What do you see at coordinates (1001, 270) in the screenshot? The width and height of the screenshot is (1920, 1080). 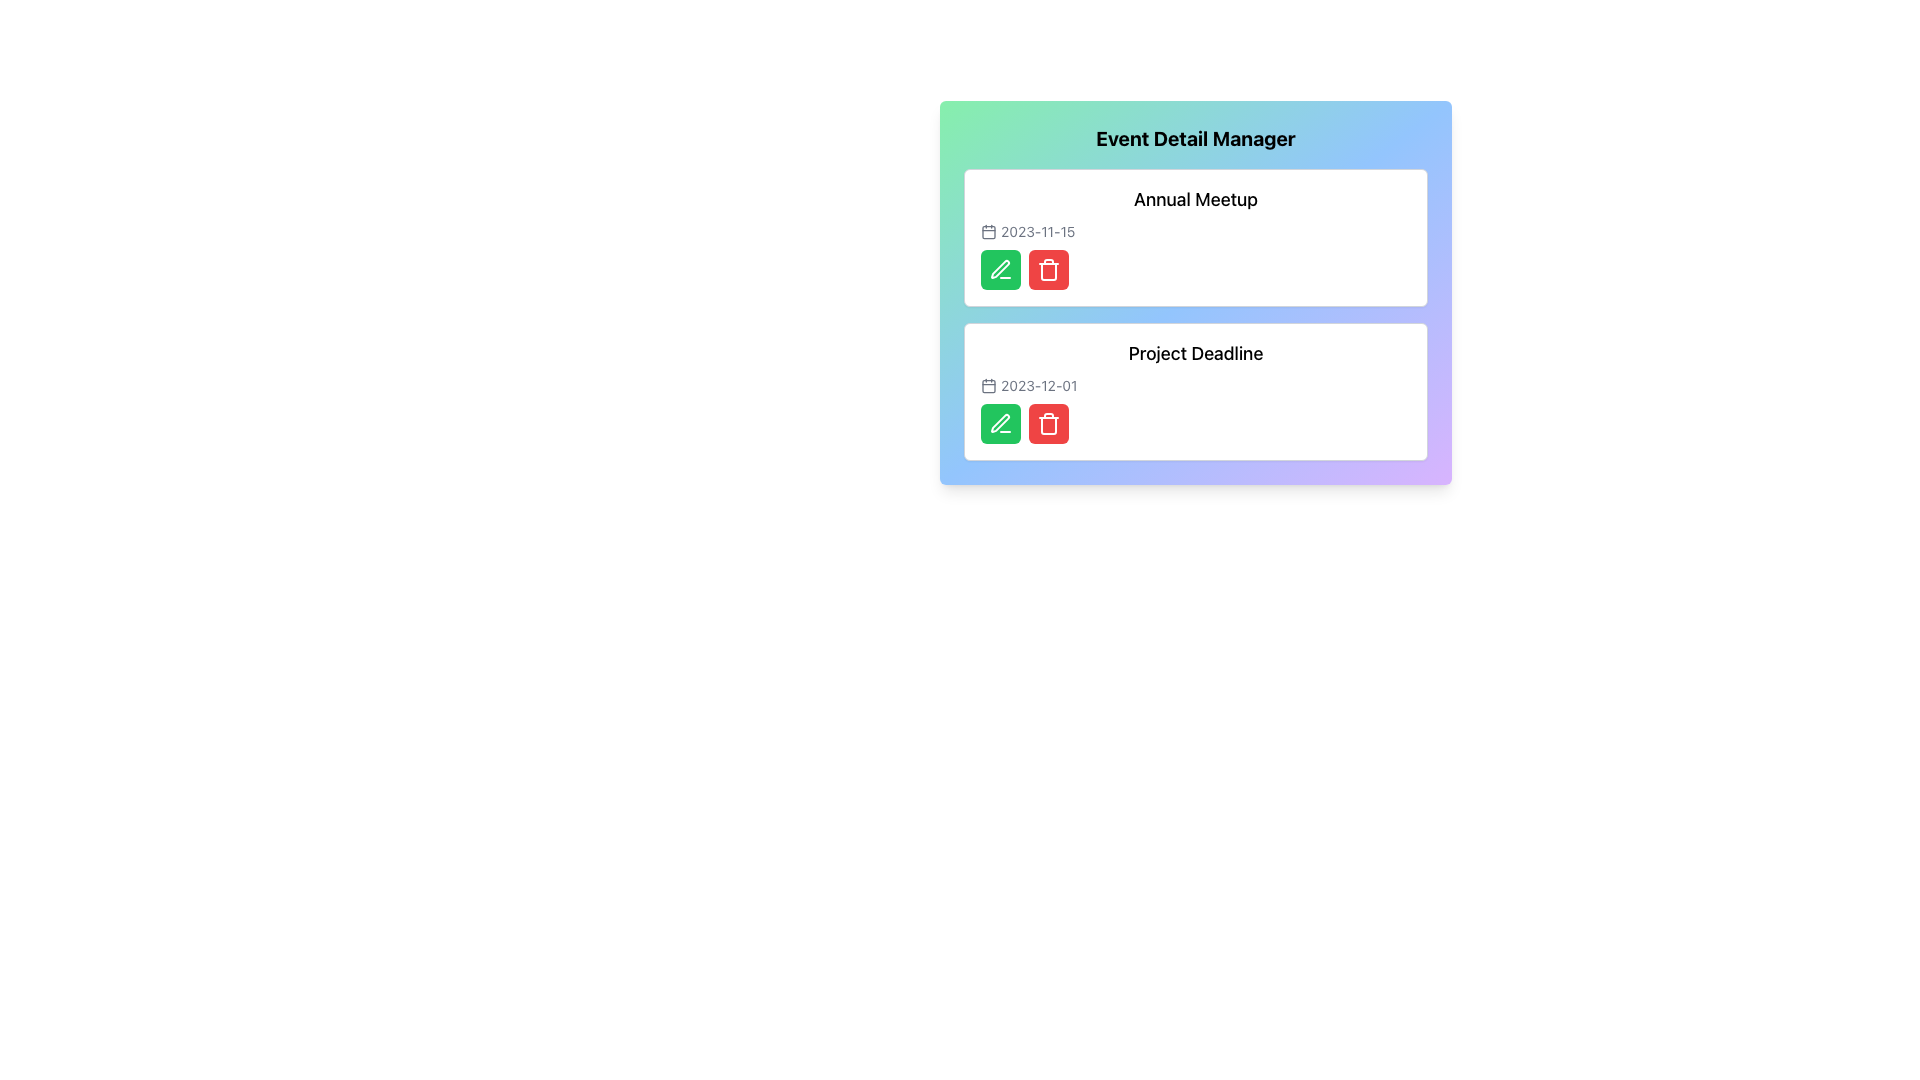 I see `the edit button located in the 'Annual Meetup' section for the event on '2023-11-15' to modify the event details` at bounding box center [1001, 270].